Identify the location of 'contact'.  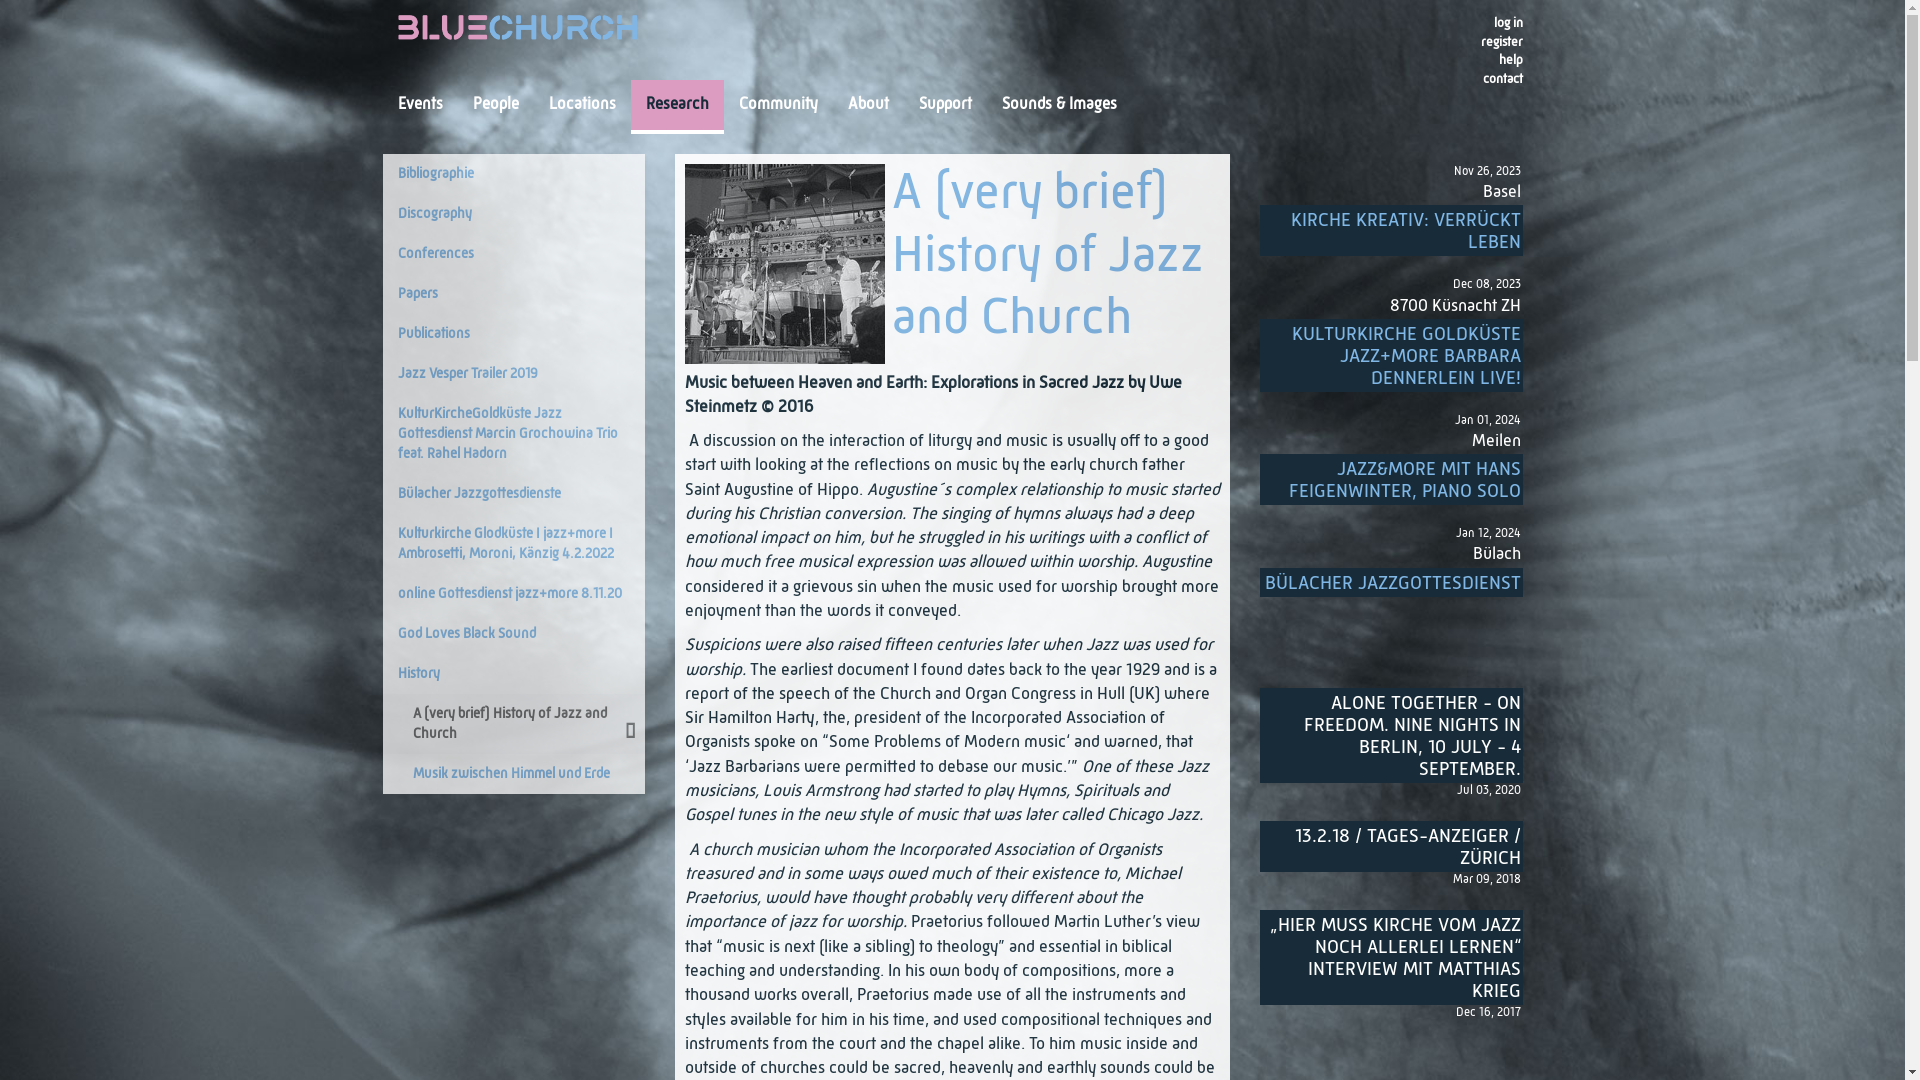
(1497, 78).